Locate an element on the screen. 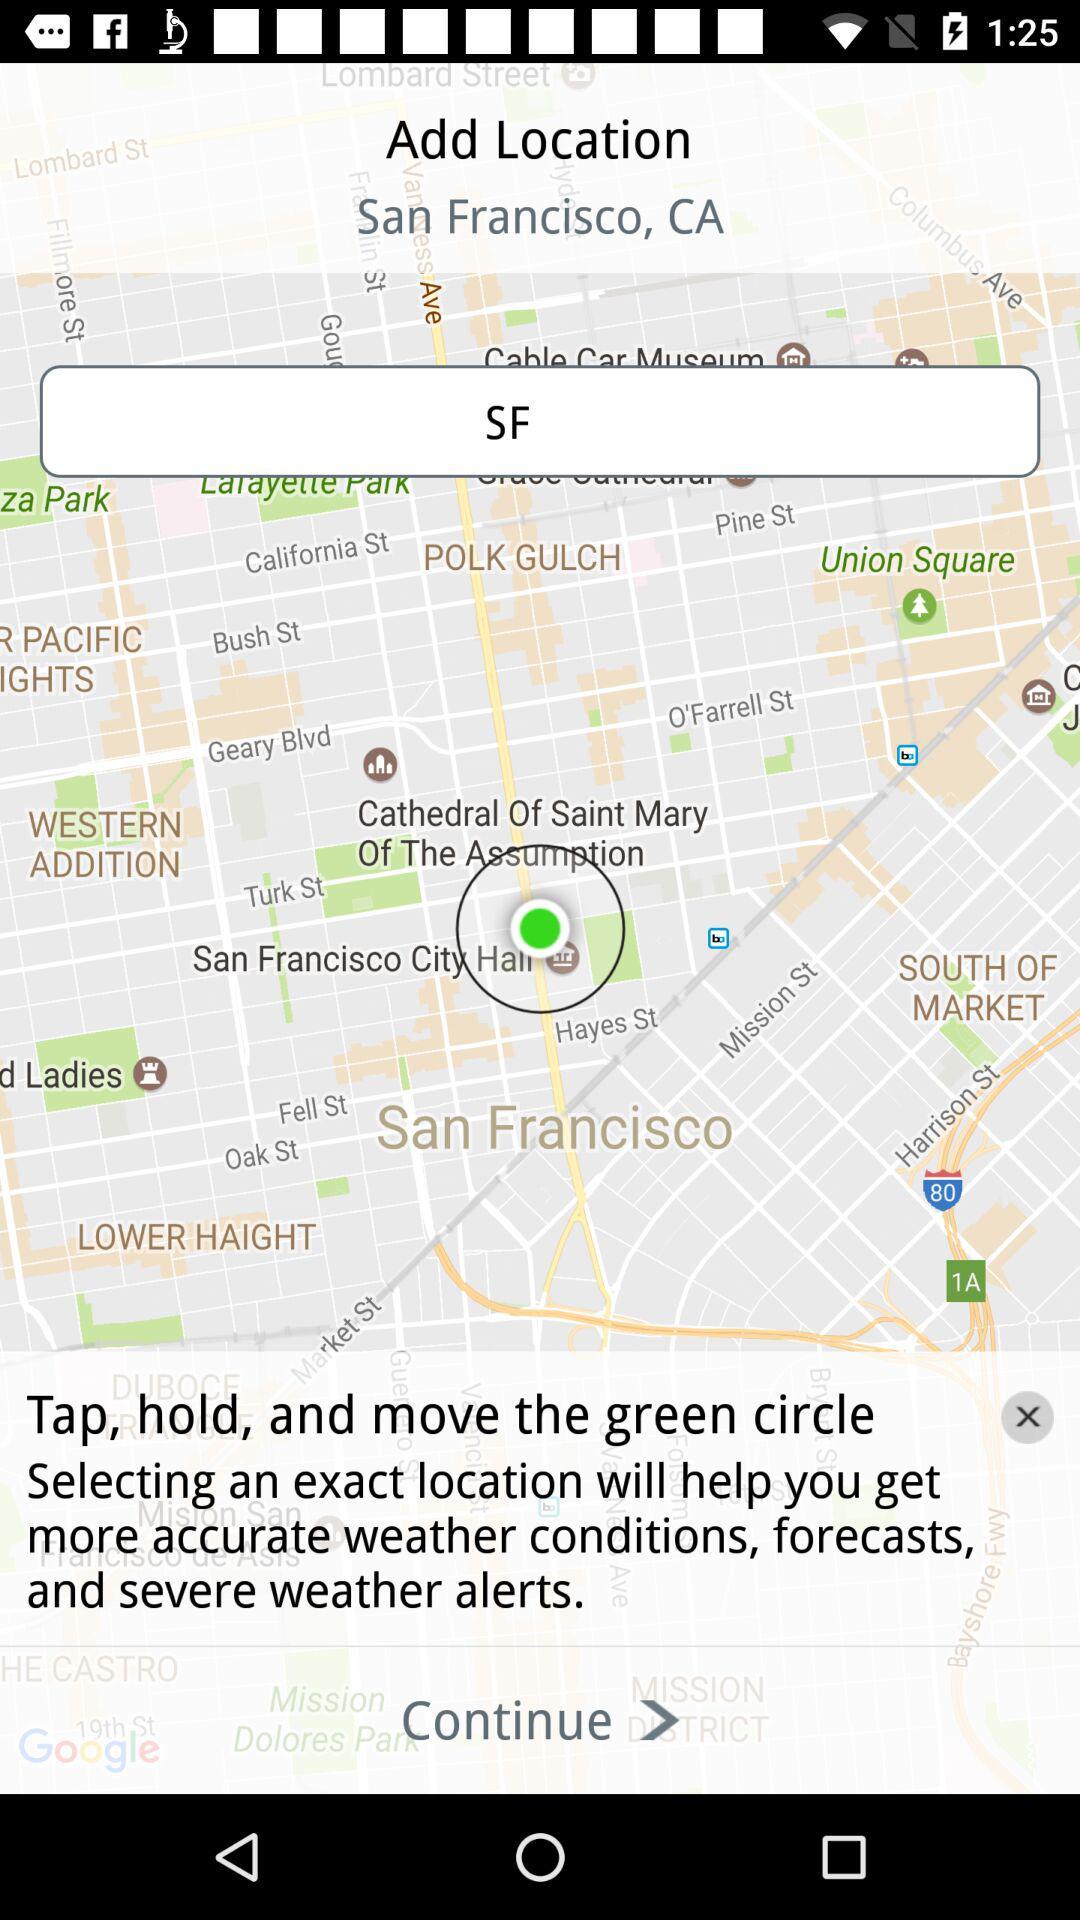 Image resolution: width=1080 pixels, height=1920 pixels. item above tap hold and item is located at coordinates (540, 420).